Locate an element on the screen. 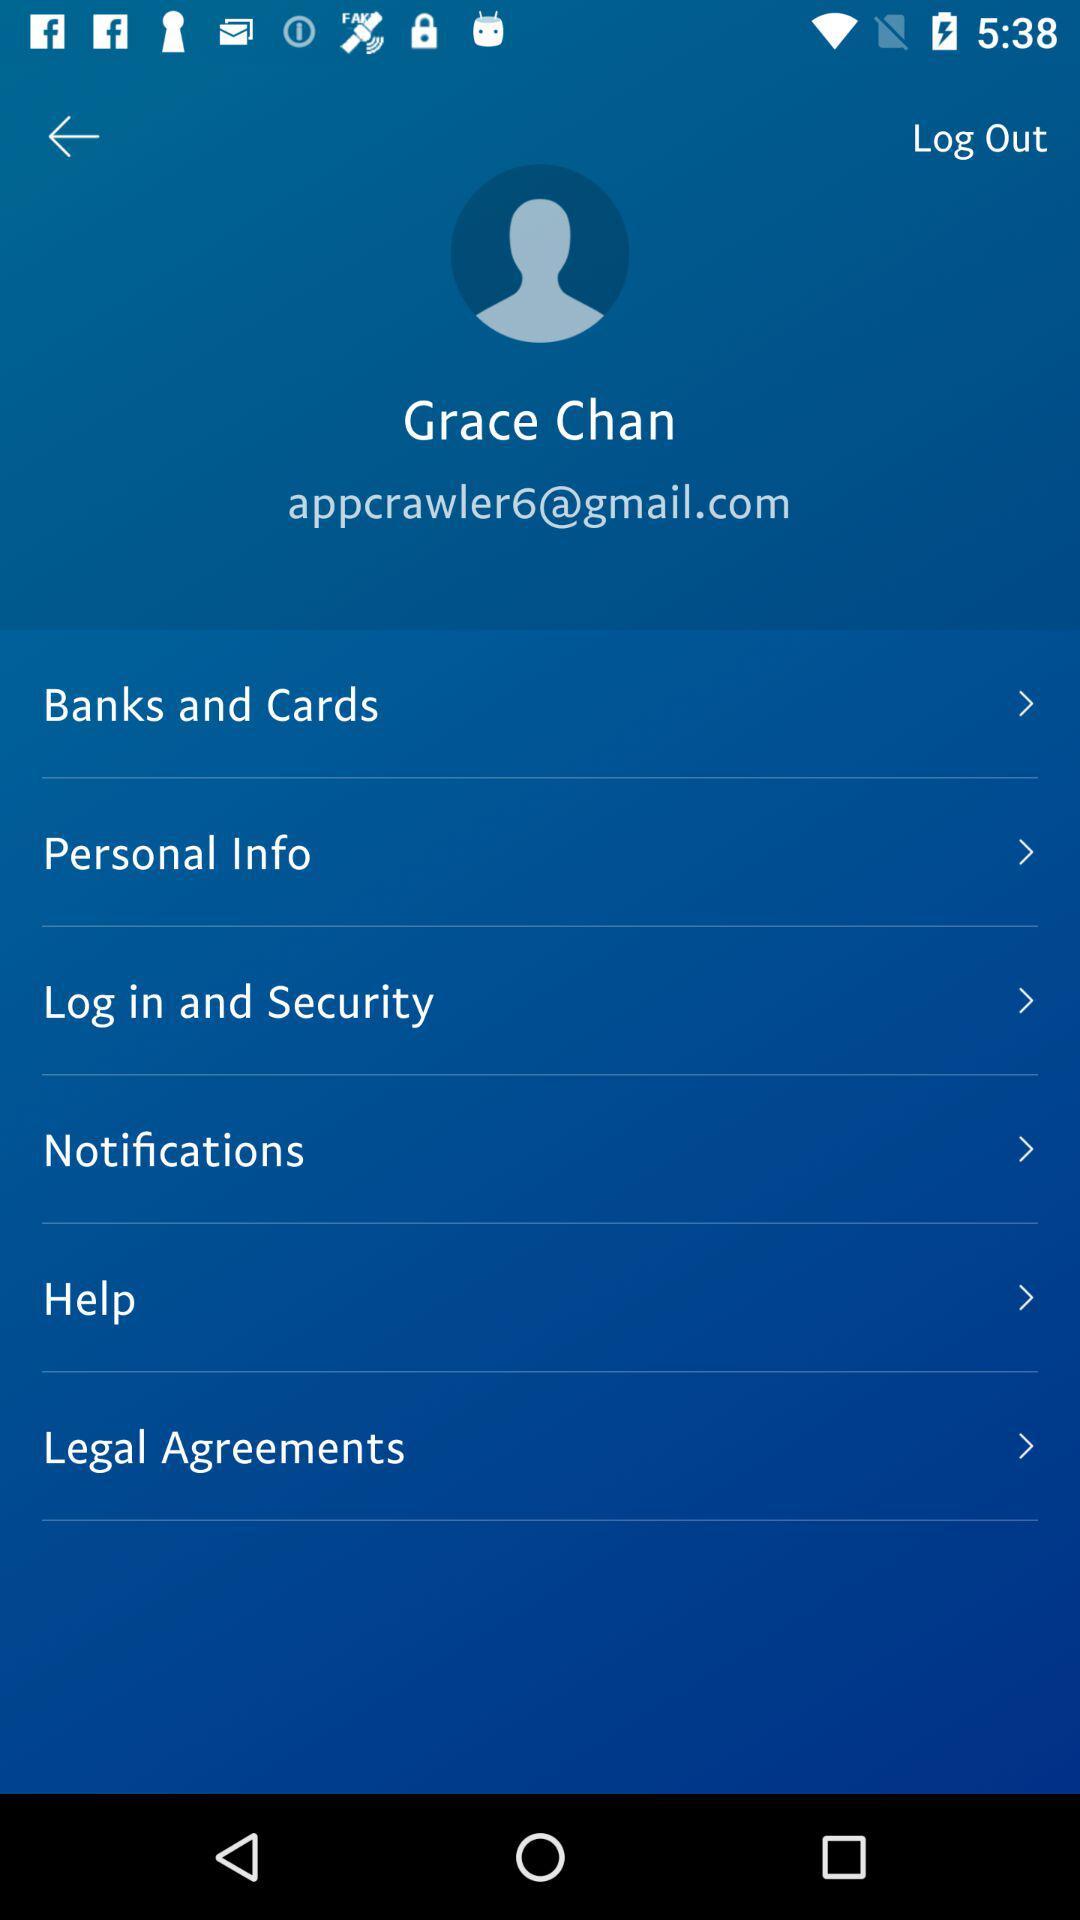 The width and height of the screenshot is (1080, 1920). the avatar icon is located at coordinates (540, 252).